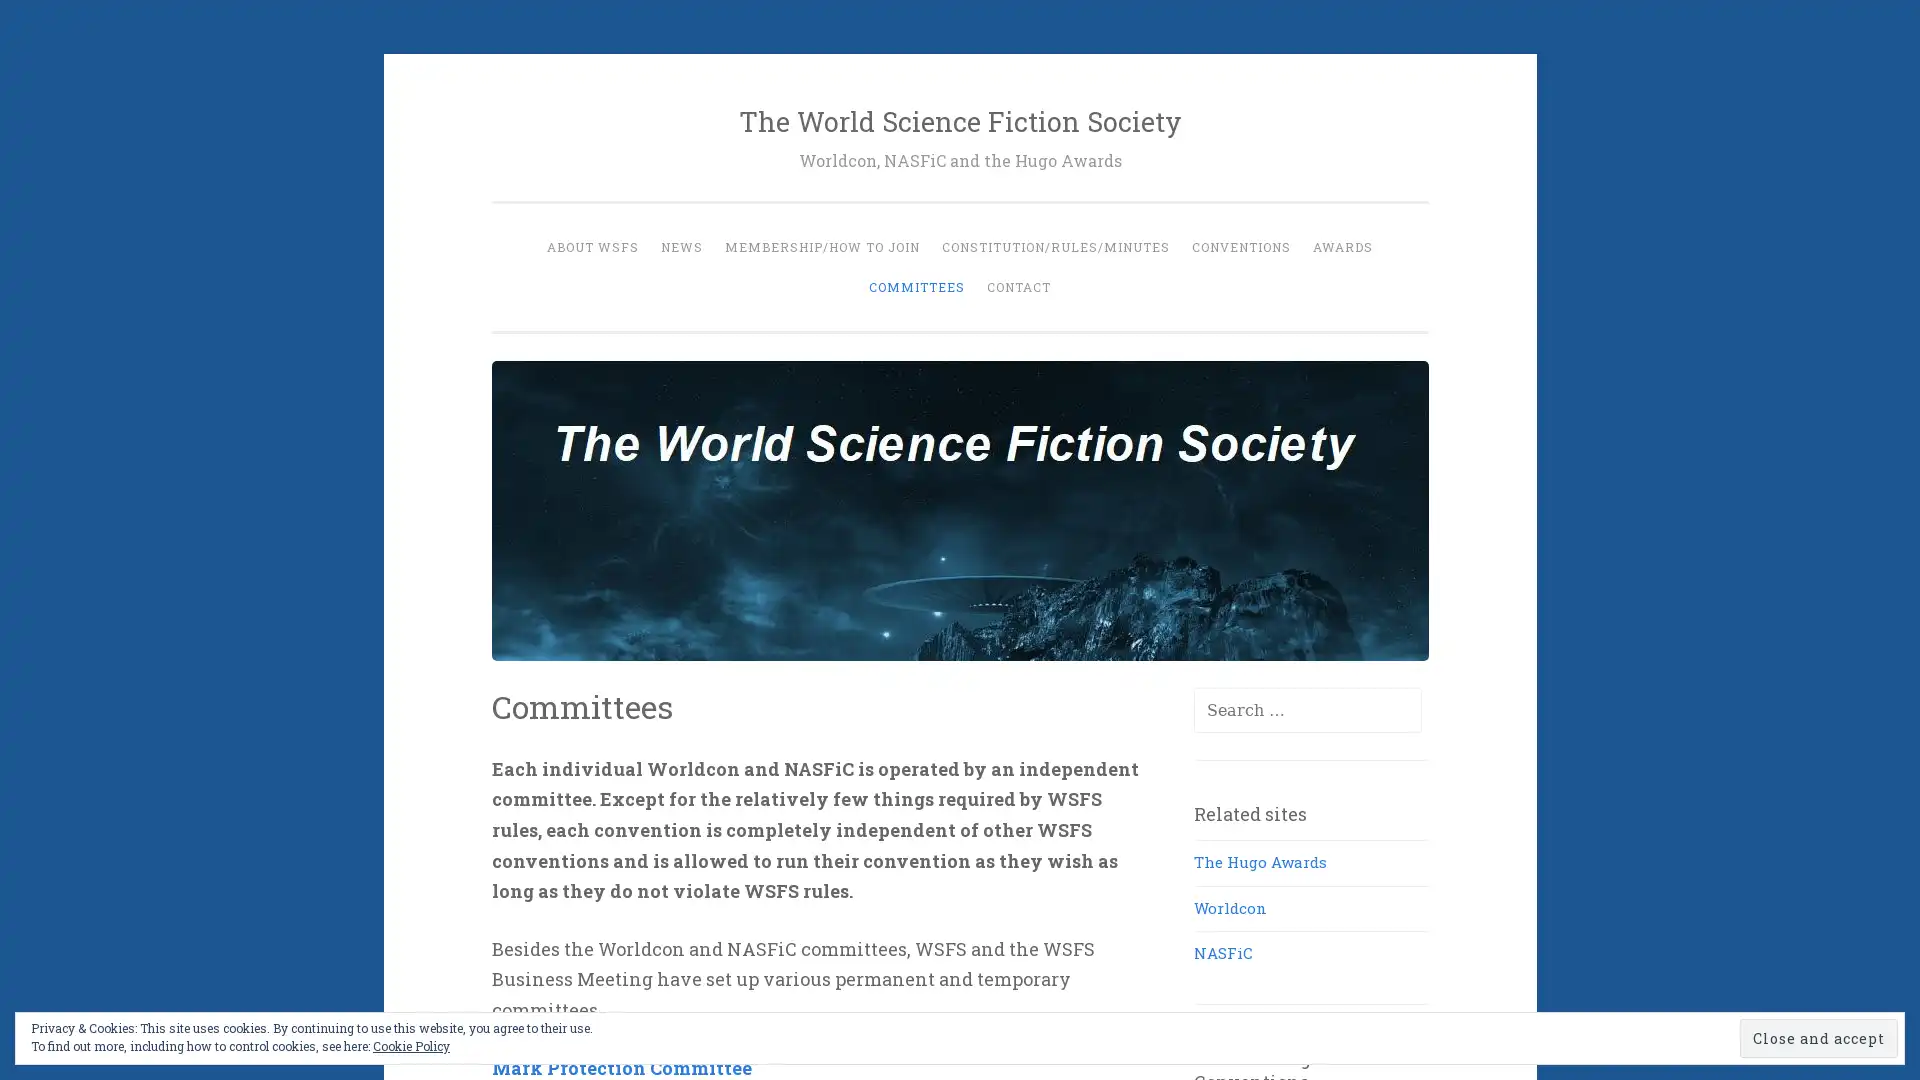  I want to click on Close and accept, so click(1819, 1037).